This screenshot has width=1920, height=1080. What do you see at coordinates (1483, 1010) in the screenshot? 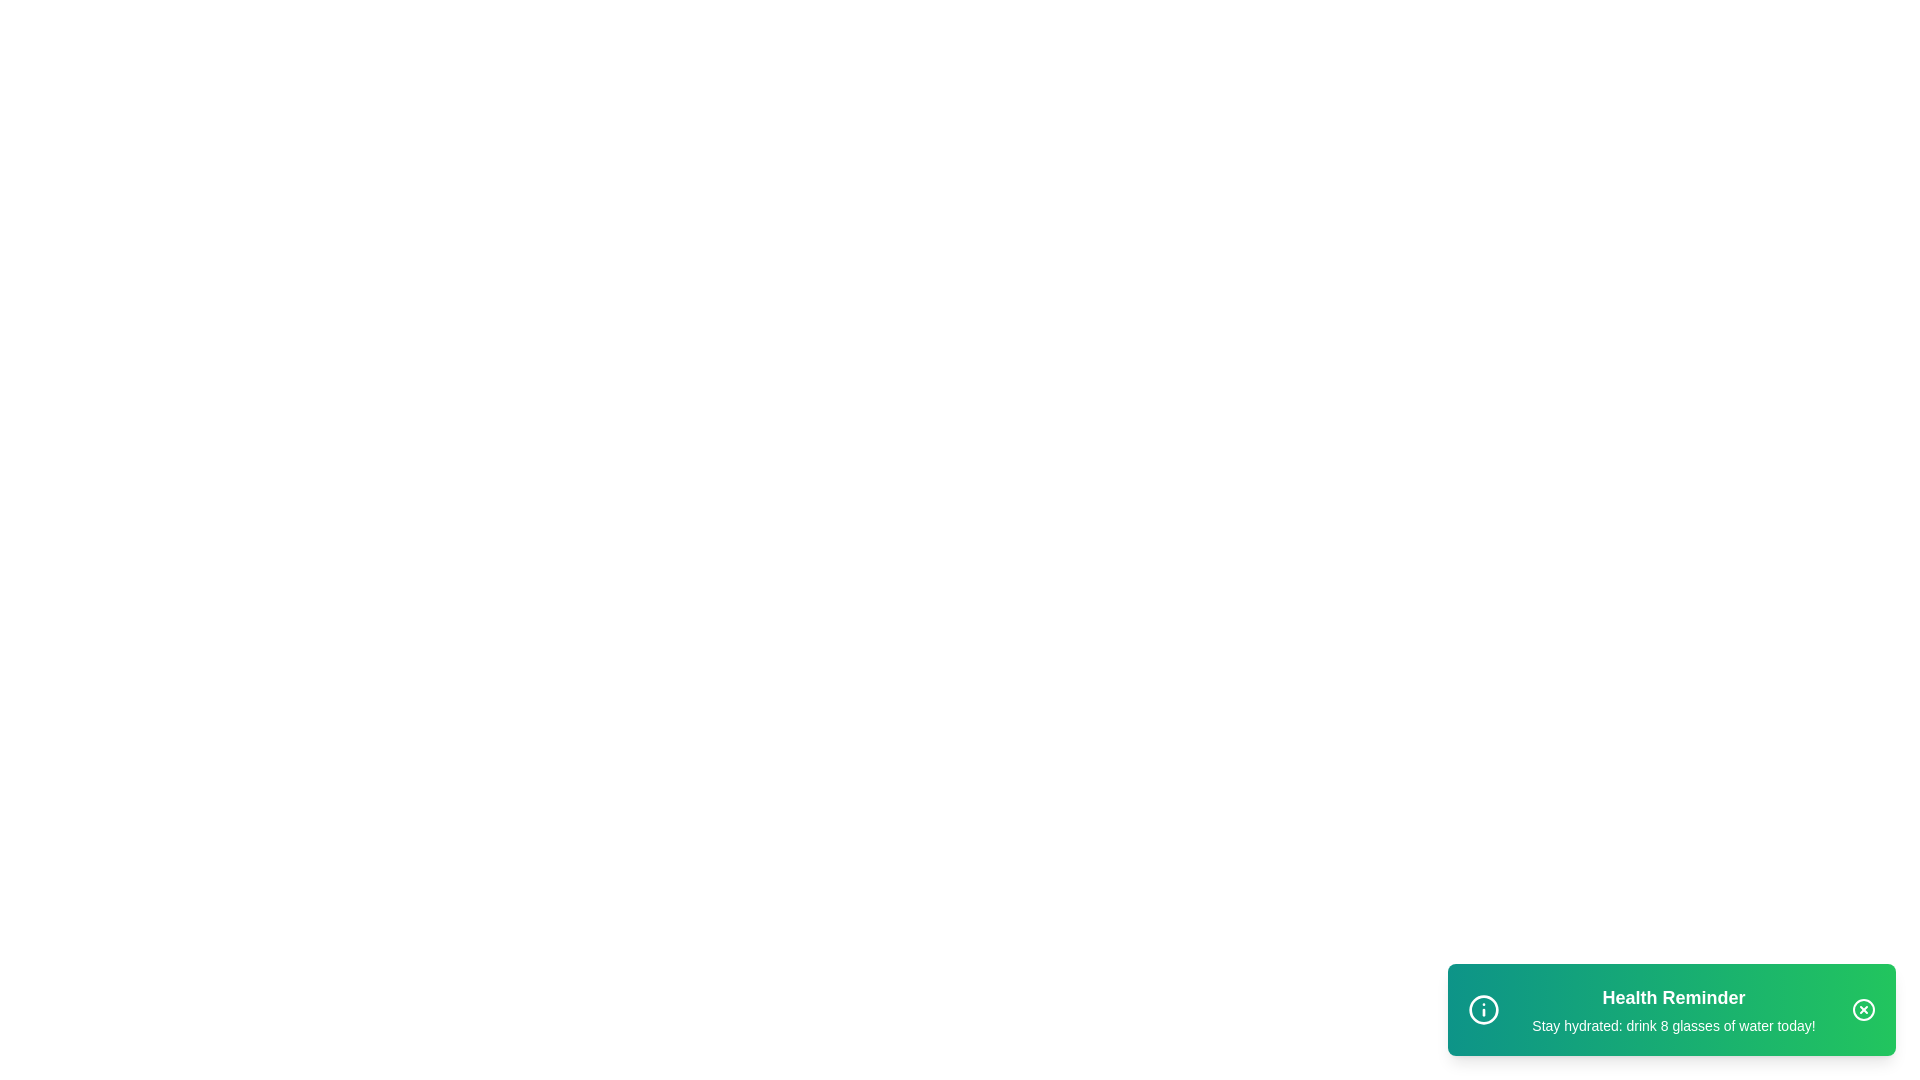
I see `the notification icon to interact with it` at bounding box center [1483, 1010].